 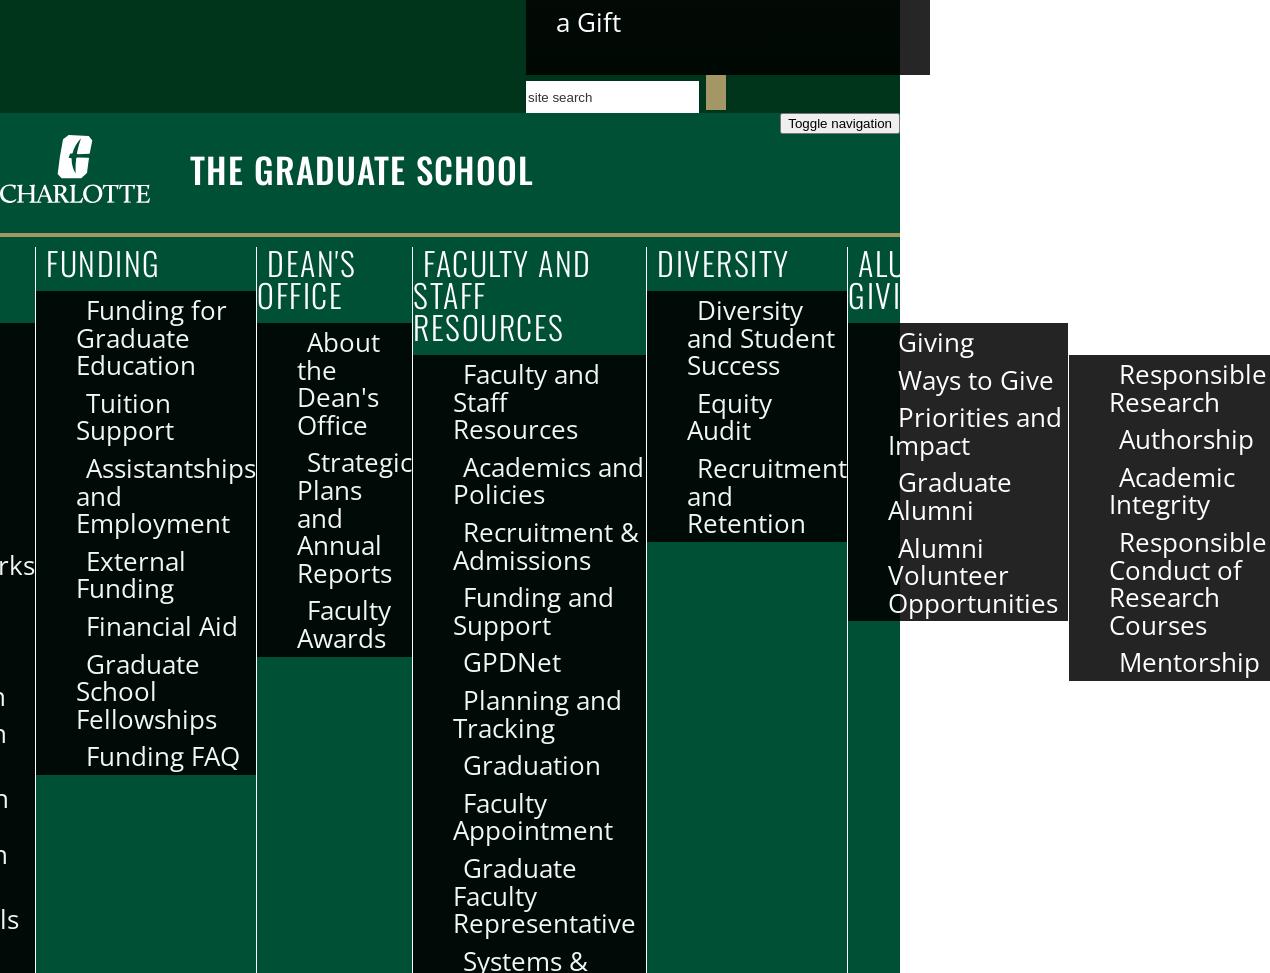 What do you see at coordinates (361, 168) in the screenshot?
I see `'The Graduate School'` at bounding box center [361, 168].